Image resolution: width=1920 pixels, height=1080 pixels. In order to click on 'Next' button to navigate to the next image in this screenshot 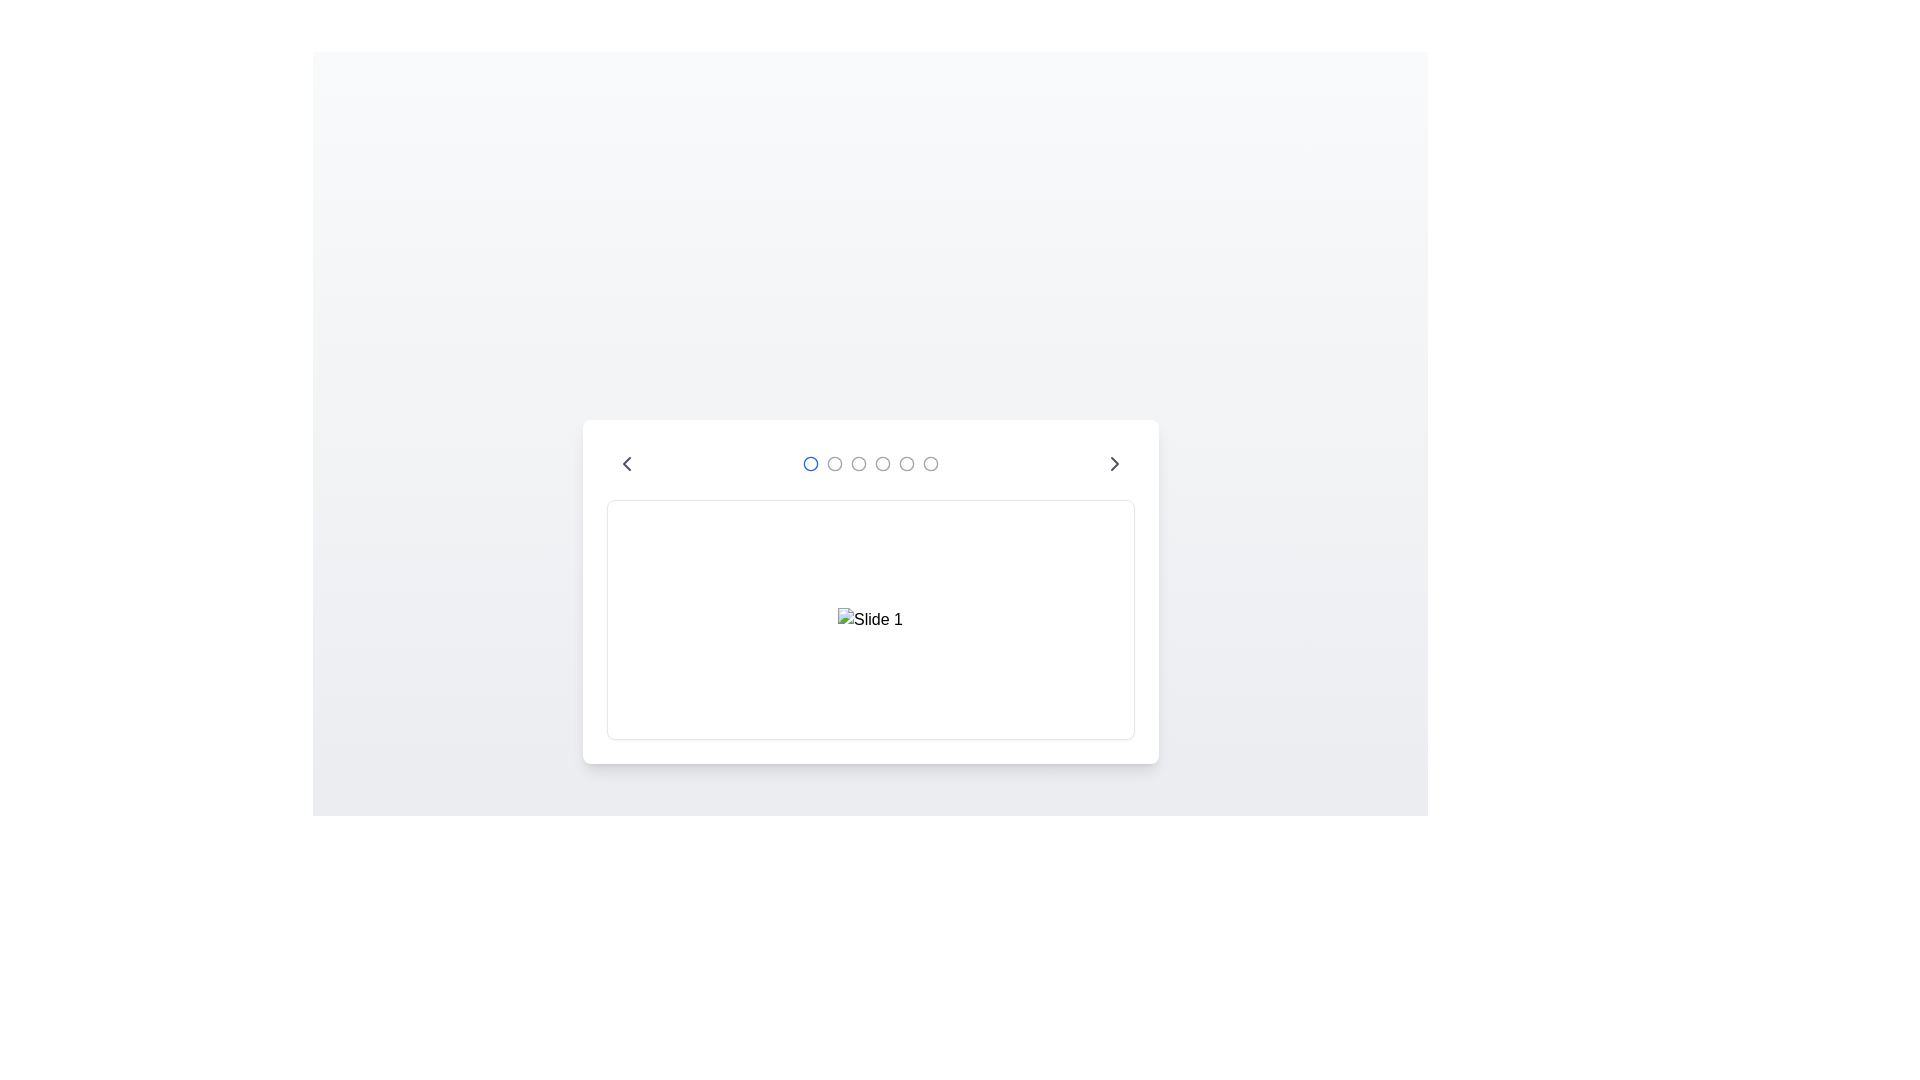, I will do `click(1113, 463)`.